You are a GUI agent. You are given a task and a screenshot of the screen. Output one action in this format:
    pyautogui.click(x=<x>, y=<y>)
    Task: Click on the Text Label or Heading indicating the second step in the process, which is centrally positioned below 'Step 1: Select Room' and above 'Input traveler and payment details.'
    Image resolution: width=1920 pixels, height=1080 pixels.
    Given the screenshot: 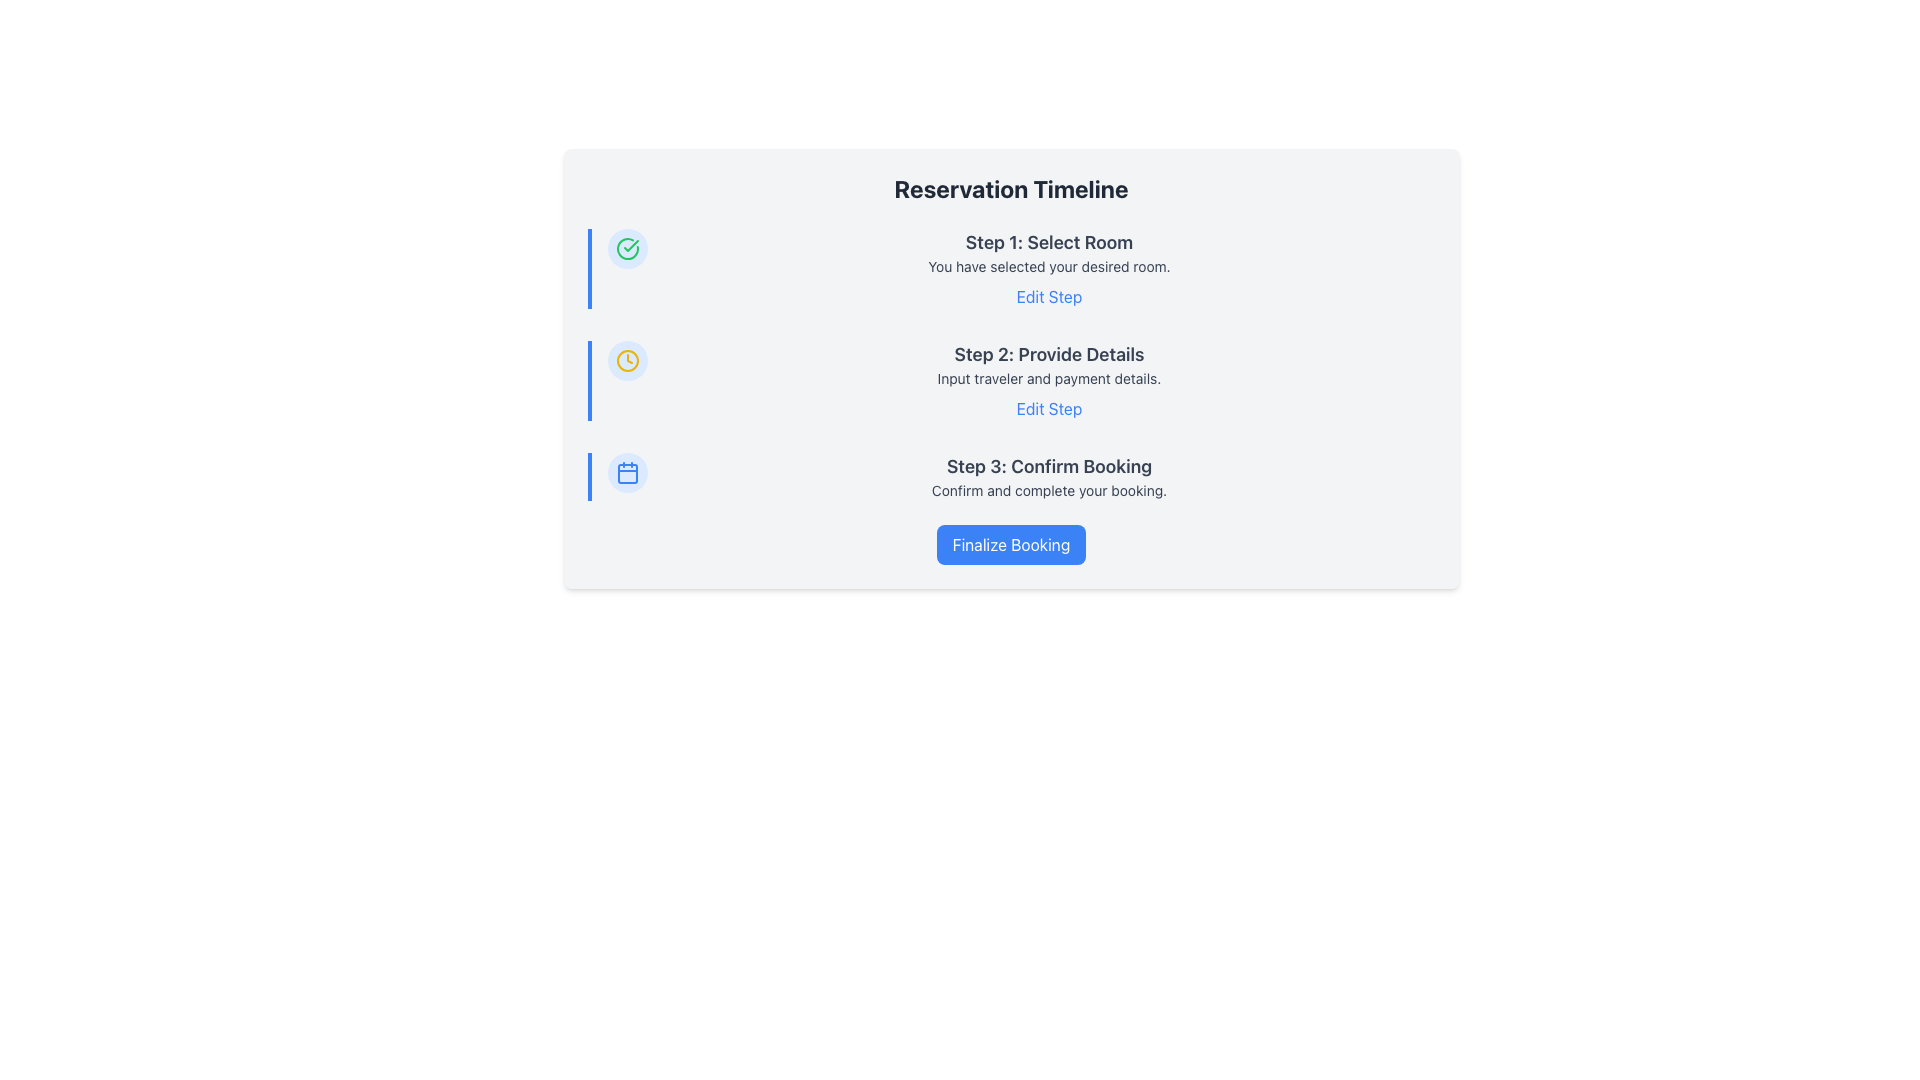 What is the action you would take?
    pyautogui.click(x=1048, y=353)
    